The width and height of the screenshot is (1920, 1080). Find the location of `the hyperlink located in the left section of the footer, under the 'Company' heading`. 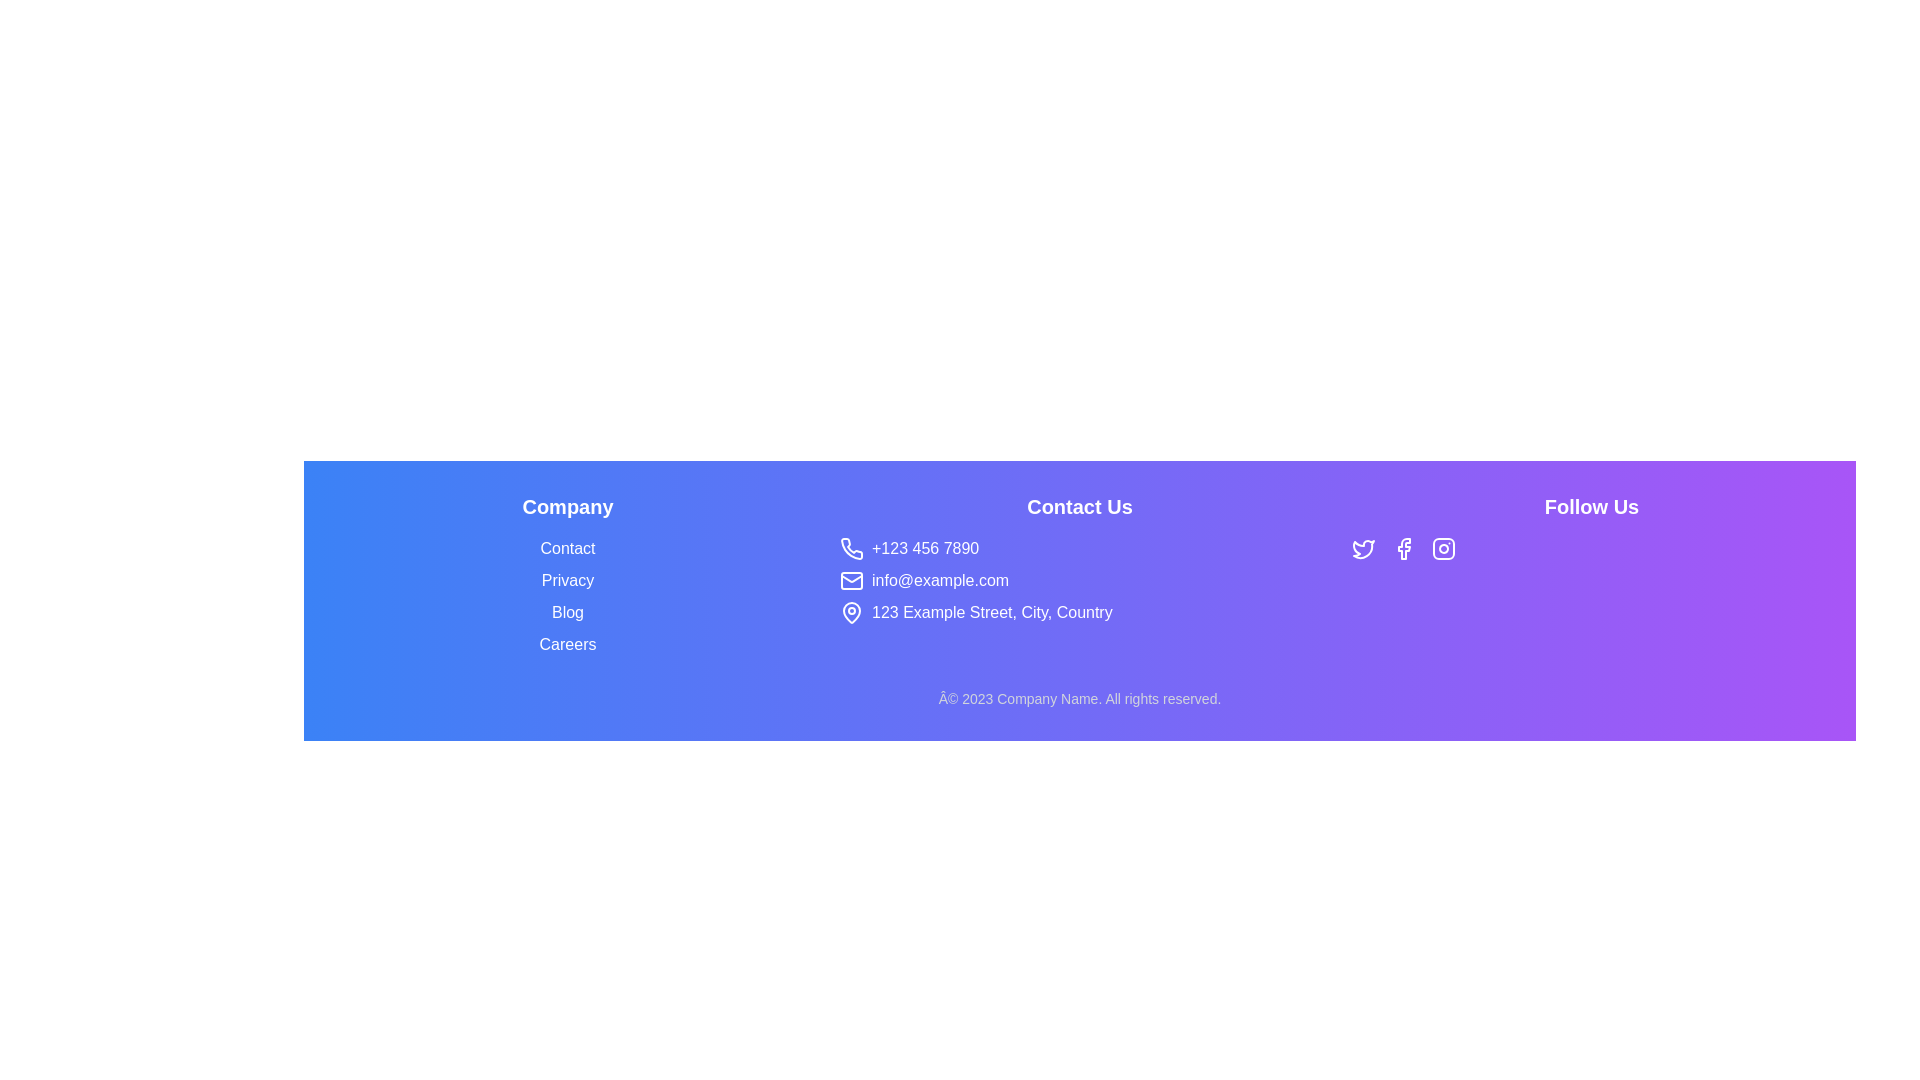

the hyperlink located in the left section of the footer, under the 'Company' heading is located at coordinates (566, 580).